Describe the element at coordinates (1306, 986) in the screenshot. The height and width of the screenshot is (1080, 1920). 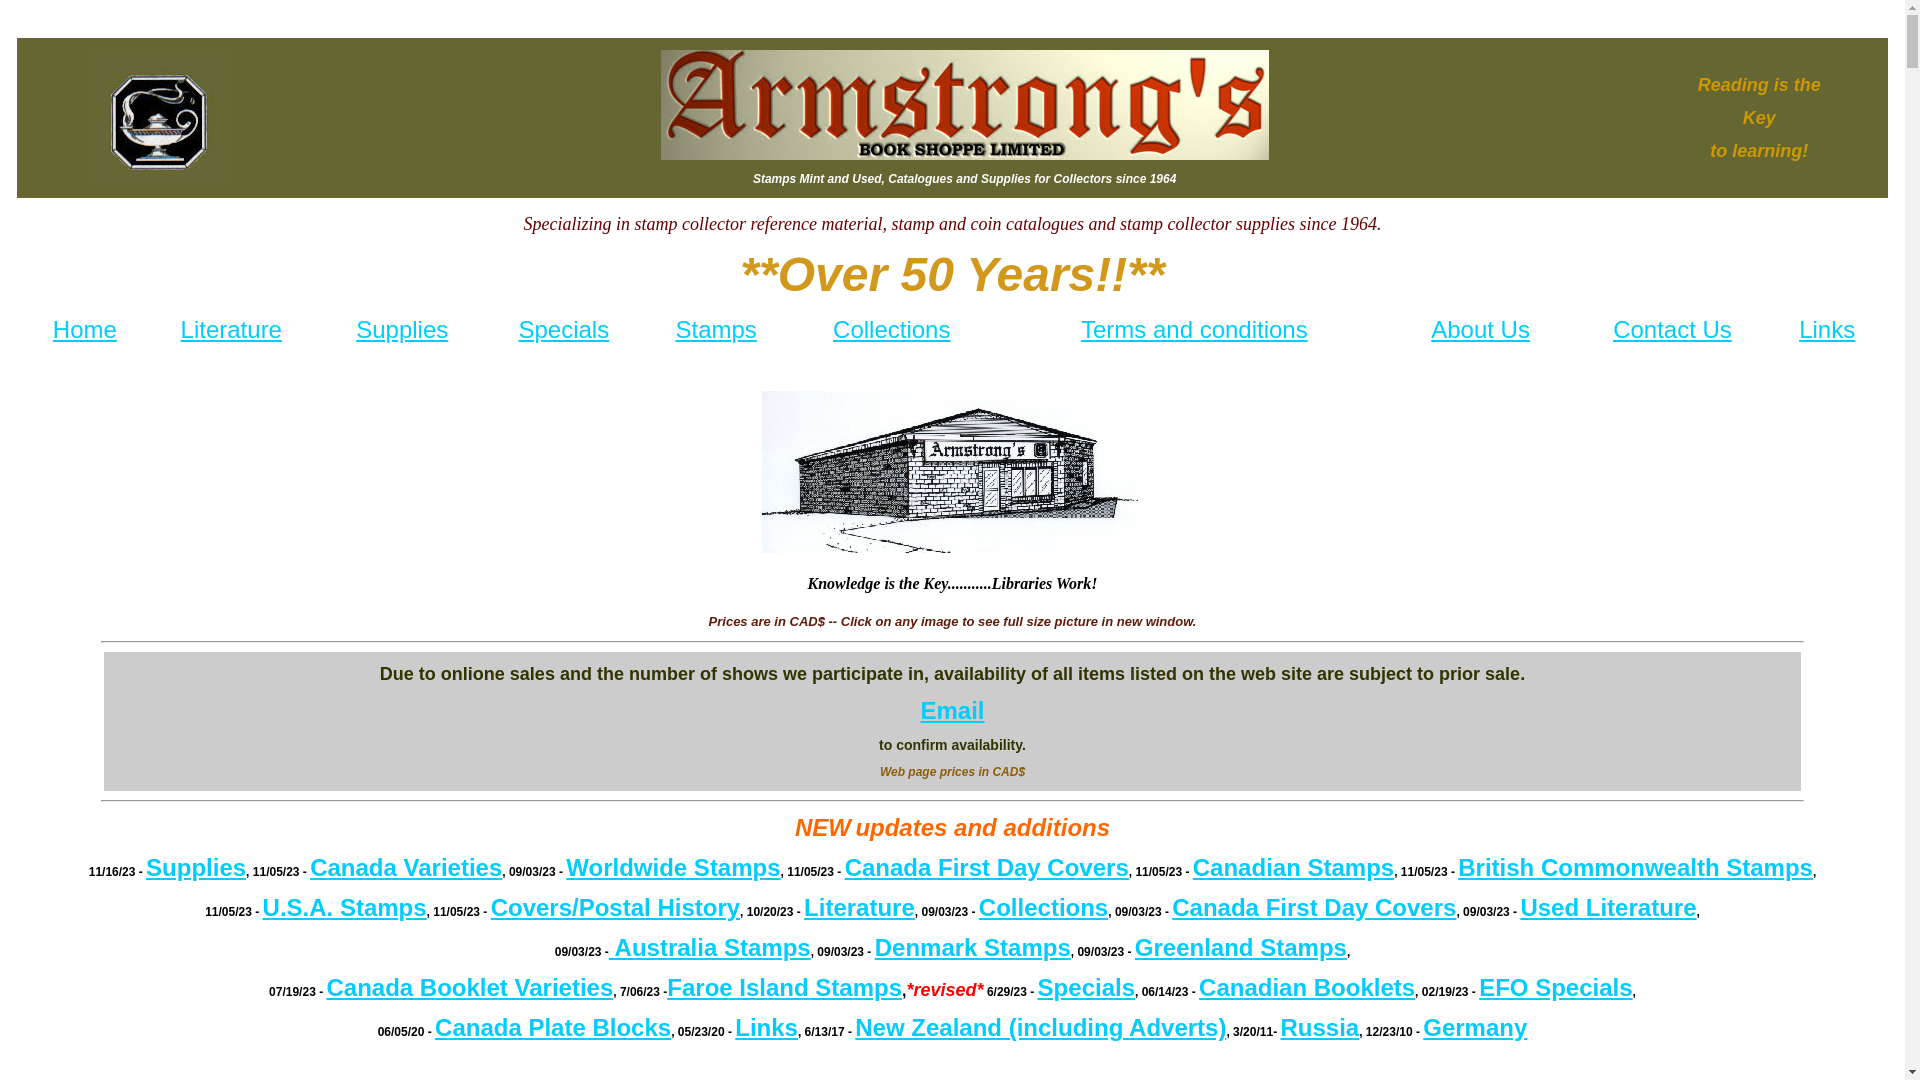
I see `'Canadian Booklets'` at that location.